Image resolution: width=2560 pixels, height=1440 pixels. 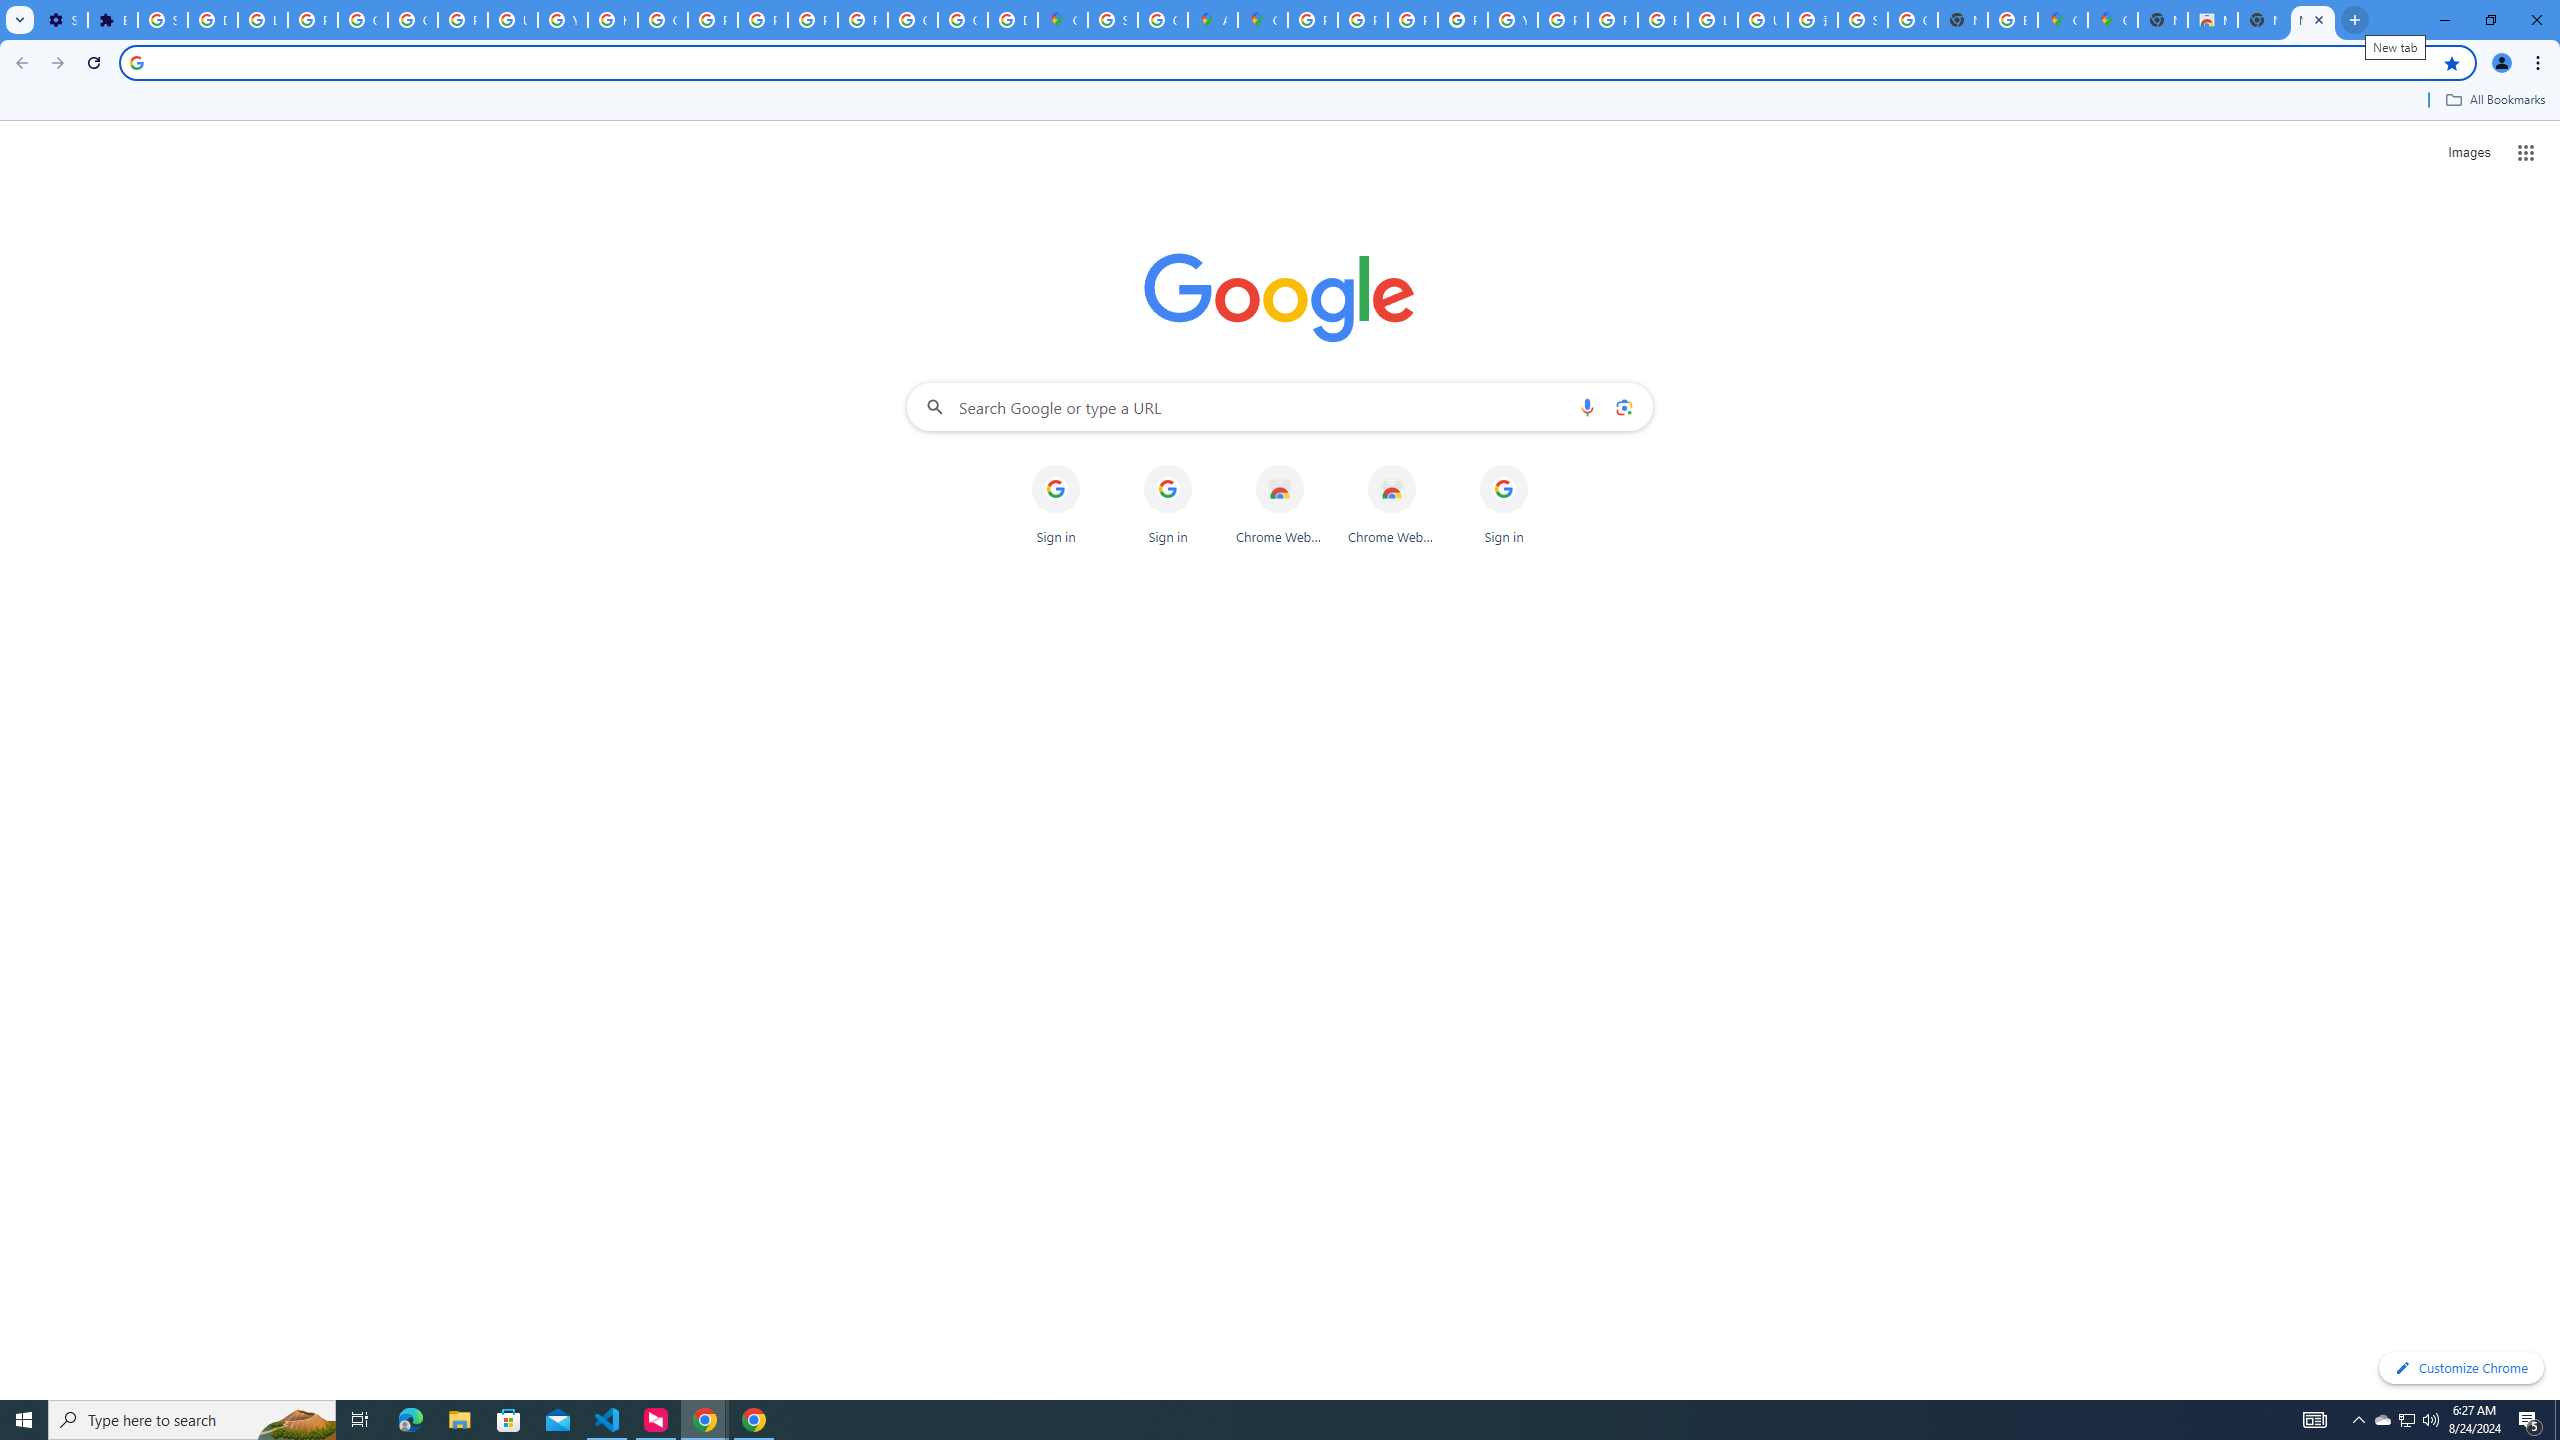 What do you see at coordinates (1263, 19) in the screenshot?
I see `'Google Maps'` at bounding box center [1263, 19].